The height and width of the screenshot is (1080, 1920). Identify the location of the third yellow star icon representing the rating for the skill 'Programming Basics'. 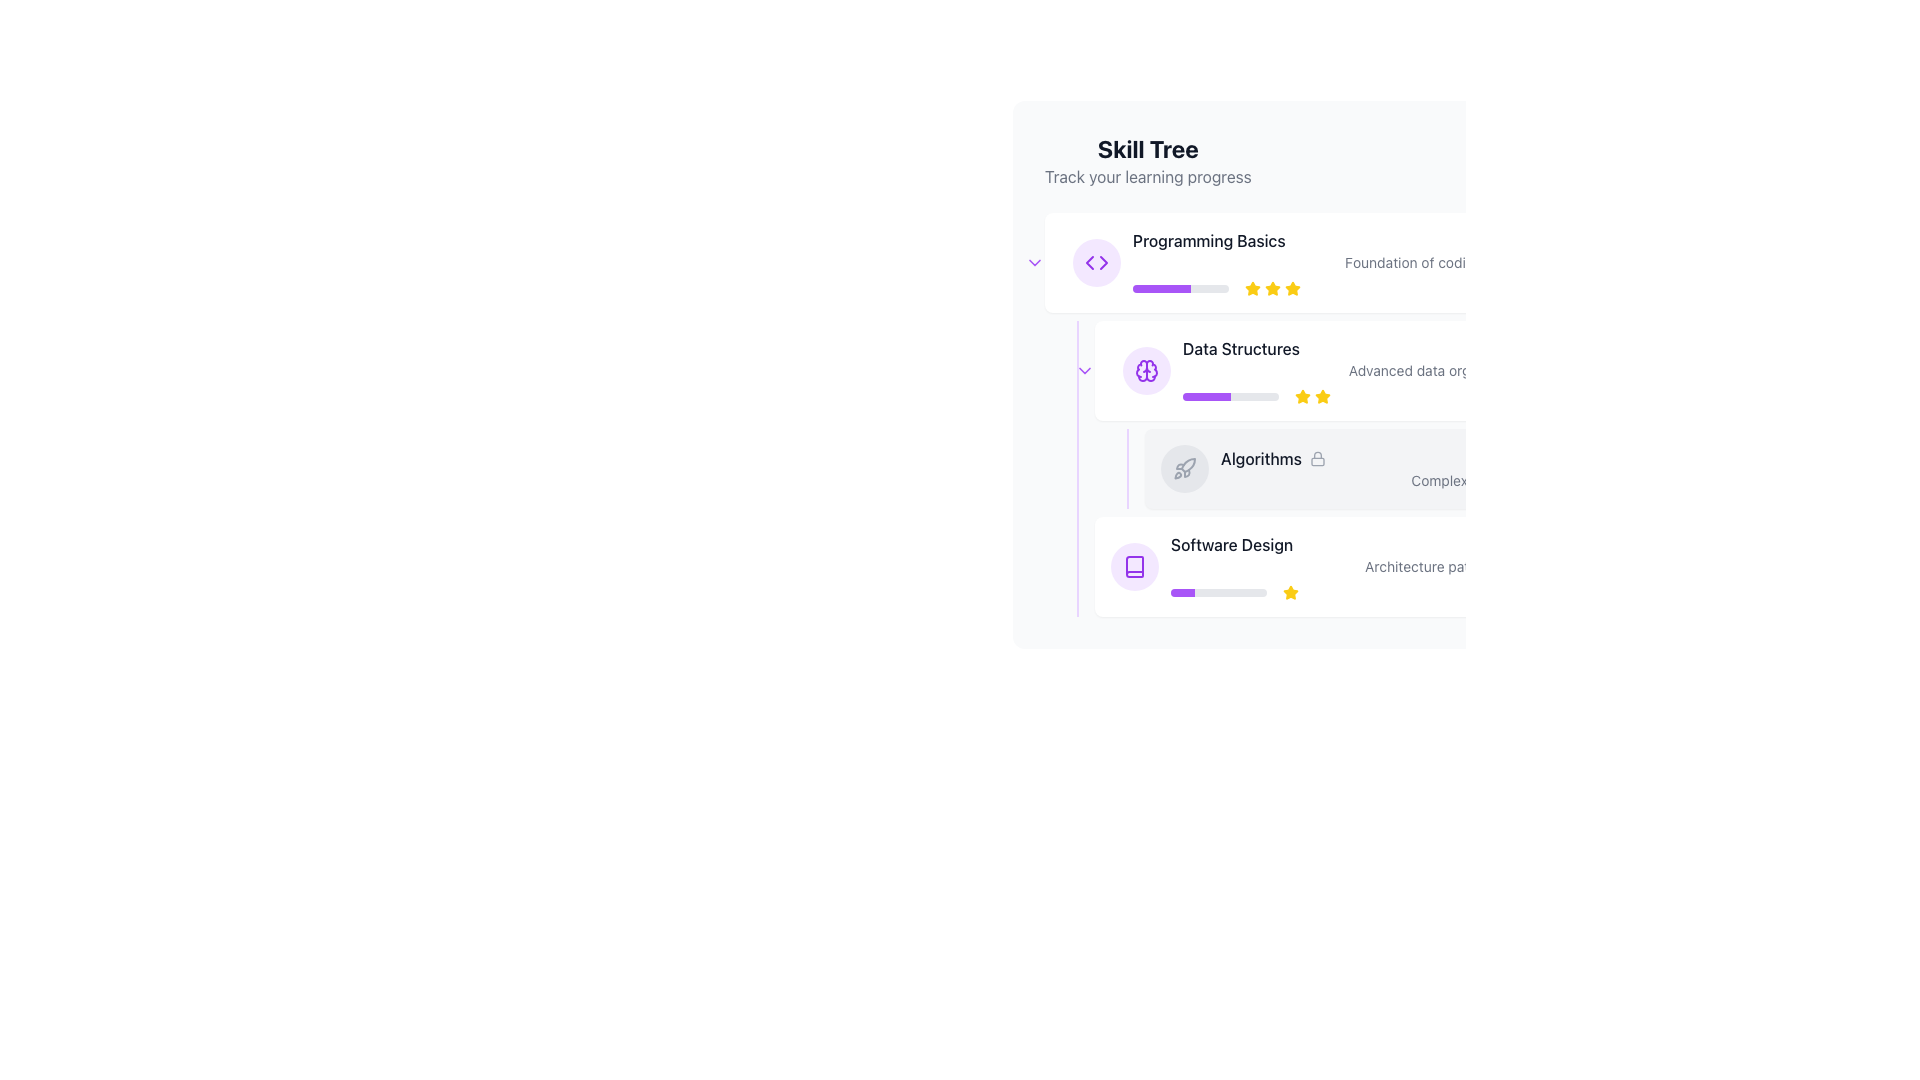
(1292, 288).